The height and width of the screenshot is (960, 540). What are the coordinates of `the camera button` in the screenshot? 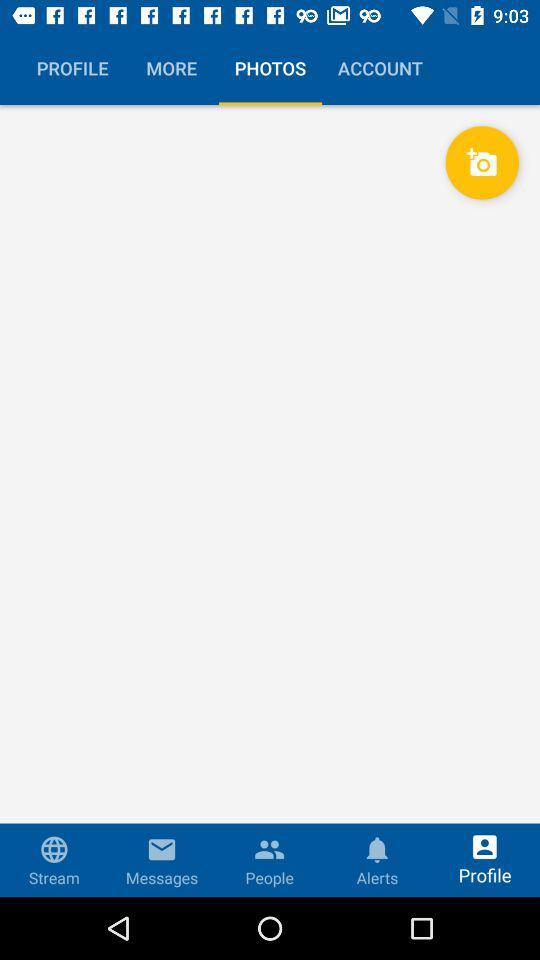 It's located at (481, 162).